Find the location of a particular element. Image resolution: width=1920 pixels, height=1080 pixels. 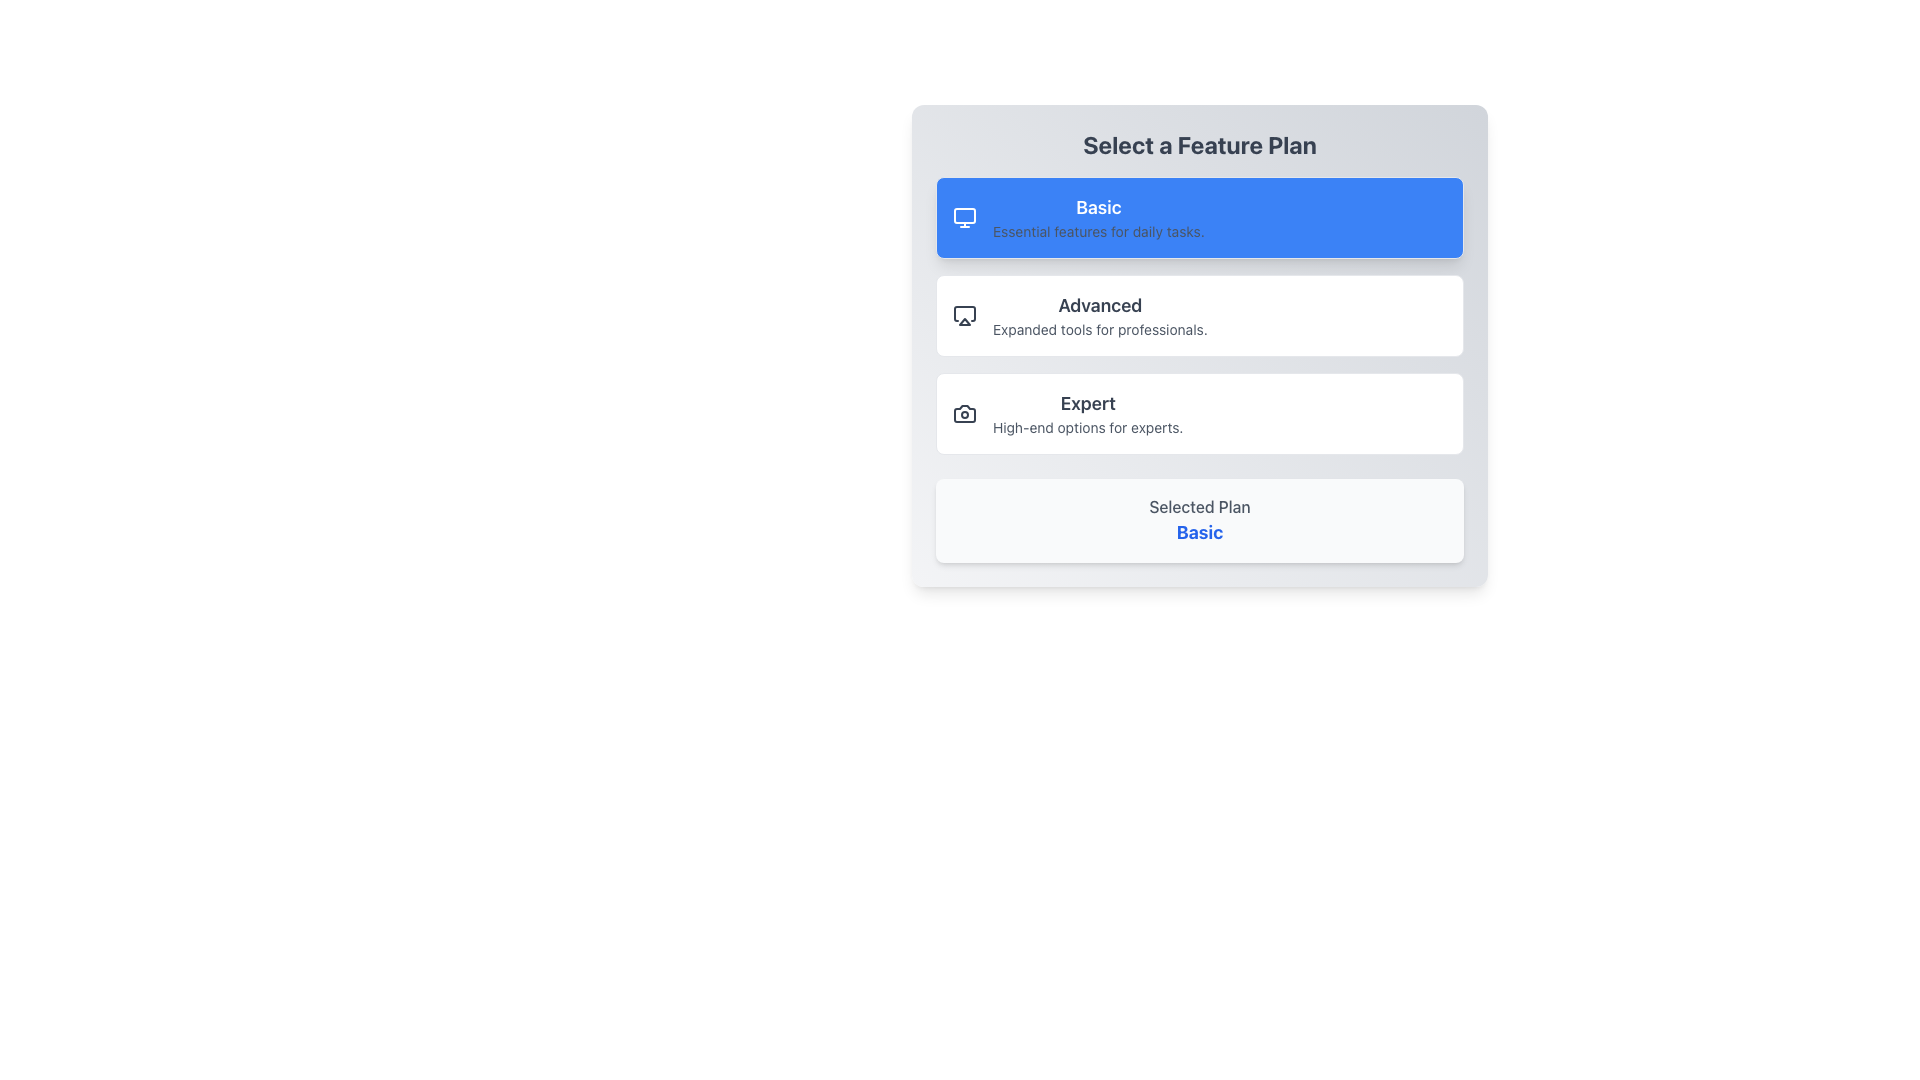

the computer monitor icon outlined in white on a blue background, located at the top-left corner of the 'Basic' card is located at coordinates (964, 218).